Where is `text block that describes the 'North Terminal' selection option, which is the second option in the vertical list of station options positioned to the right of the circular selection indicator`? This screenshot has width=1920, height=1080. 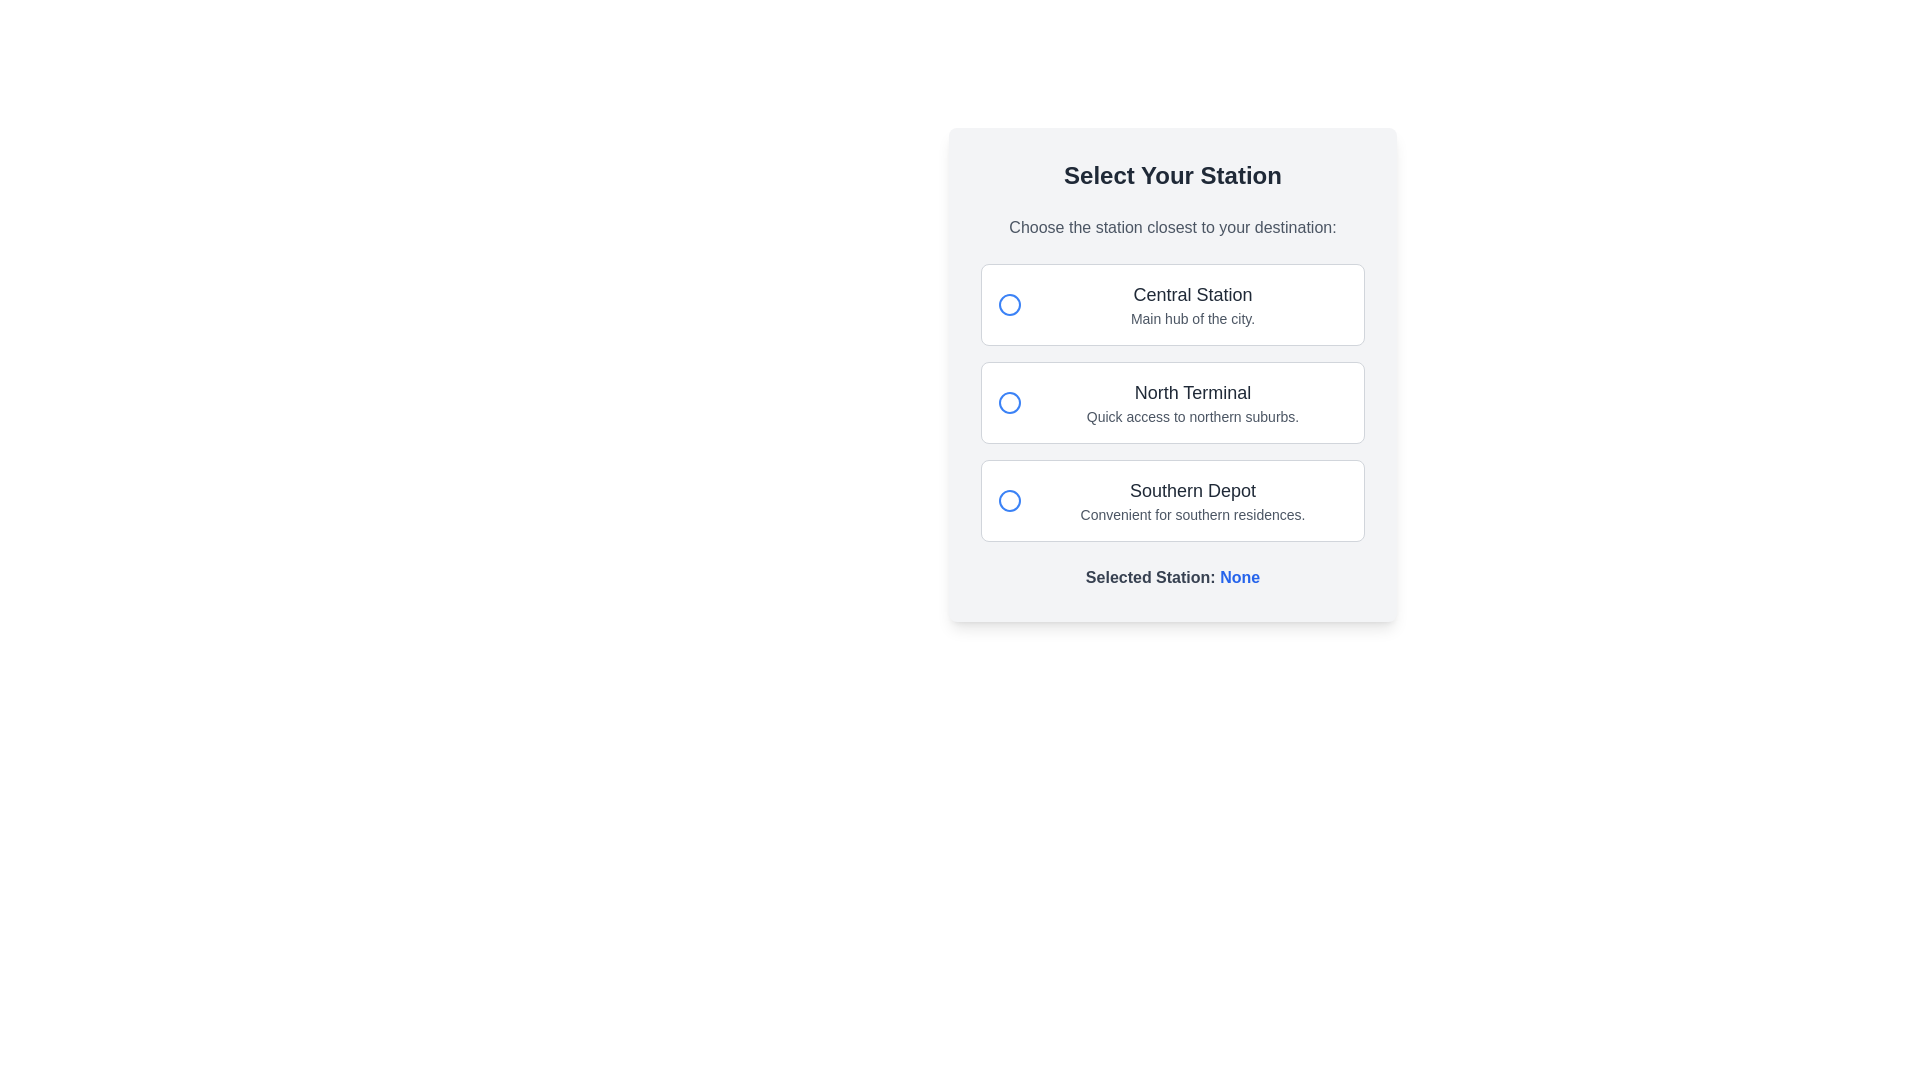 text block that describes the 'North Terminal' selection option, which is the second option in the vertical list of station options positioned to the right of the circular selection indicator is located at coordinates (1193, 402).